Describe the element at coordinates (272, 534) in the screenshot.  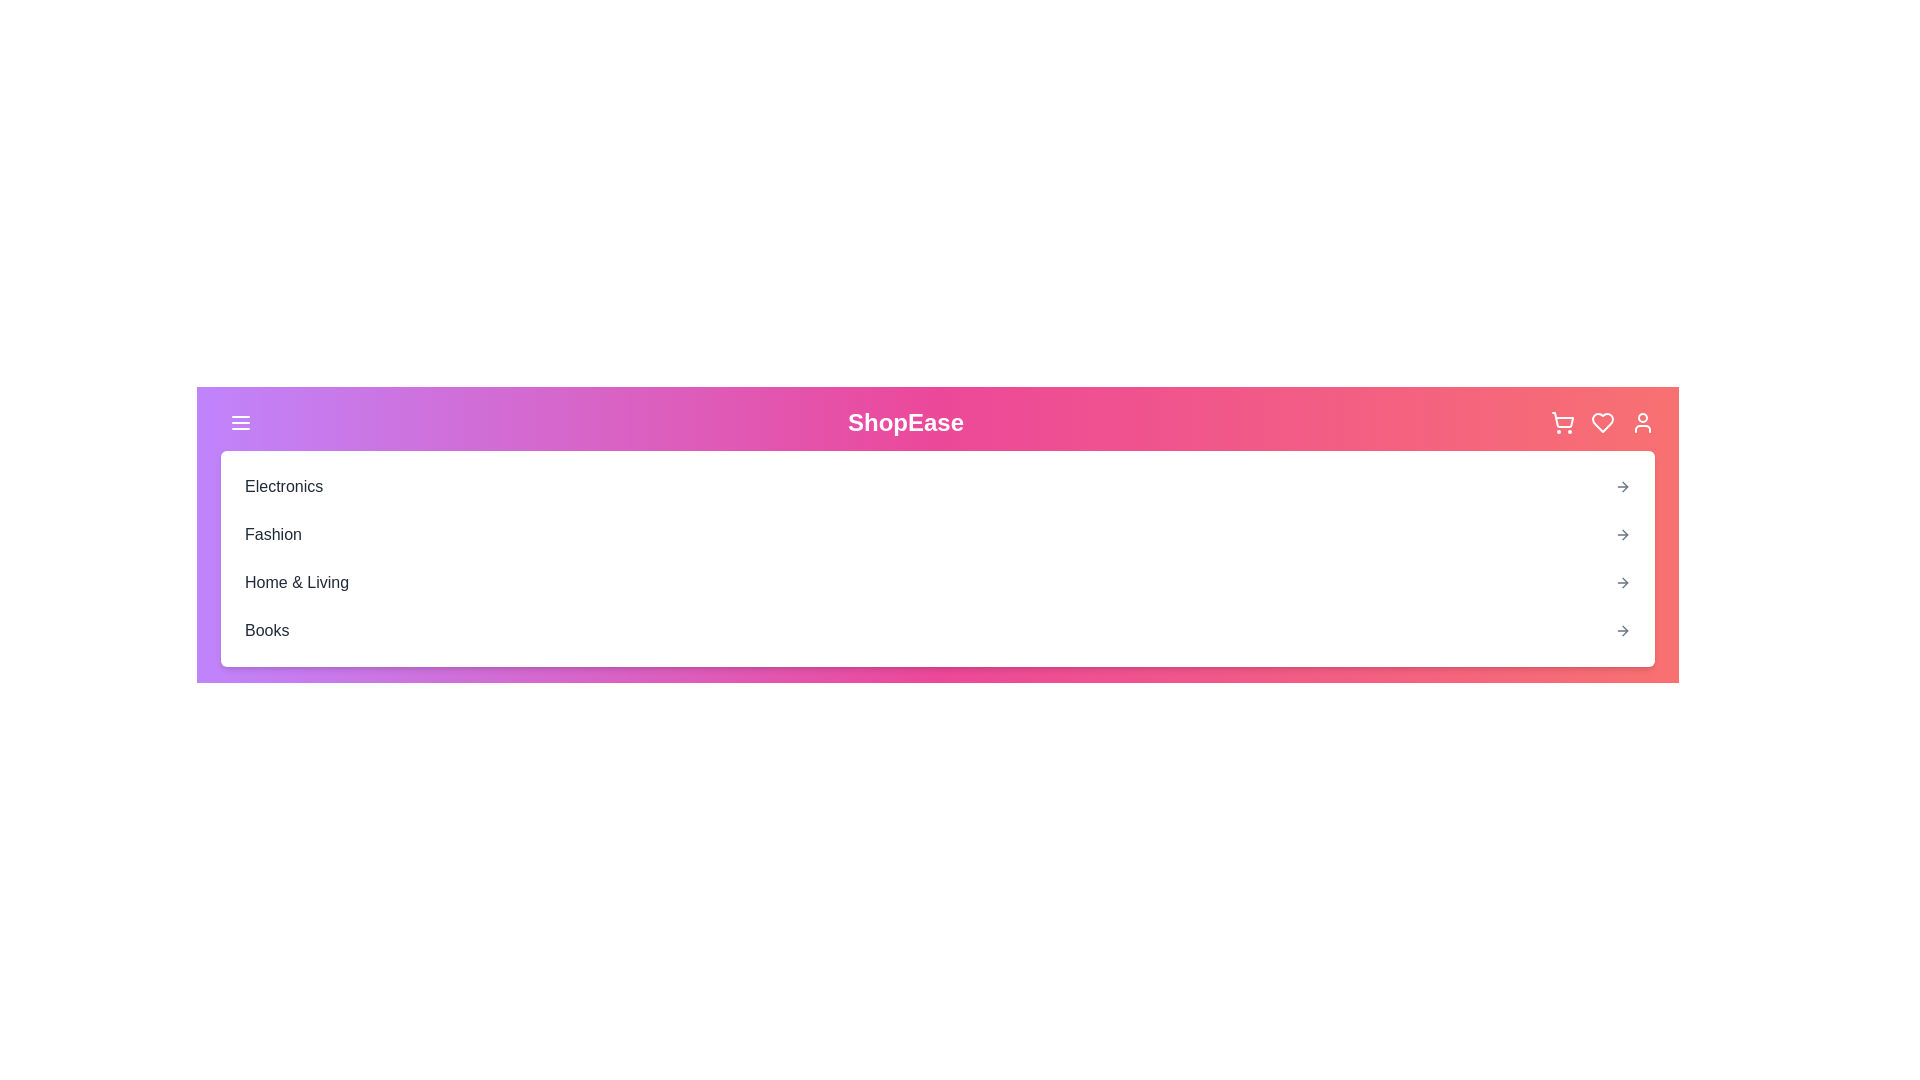
I see `the category Fashion from the dropdown menu` at that location.